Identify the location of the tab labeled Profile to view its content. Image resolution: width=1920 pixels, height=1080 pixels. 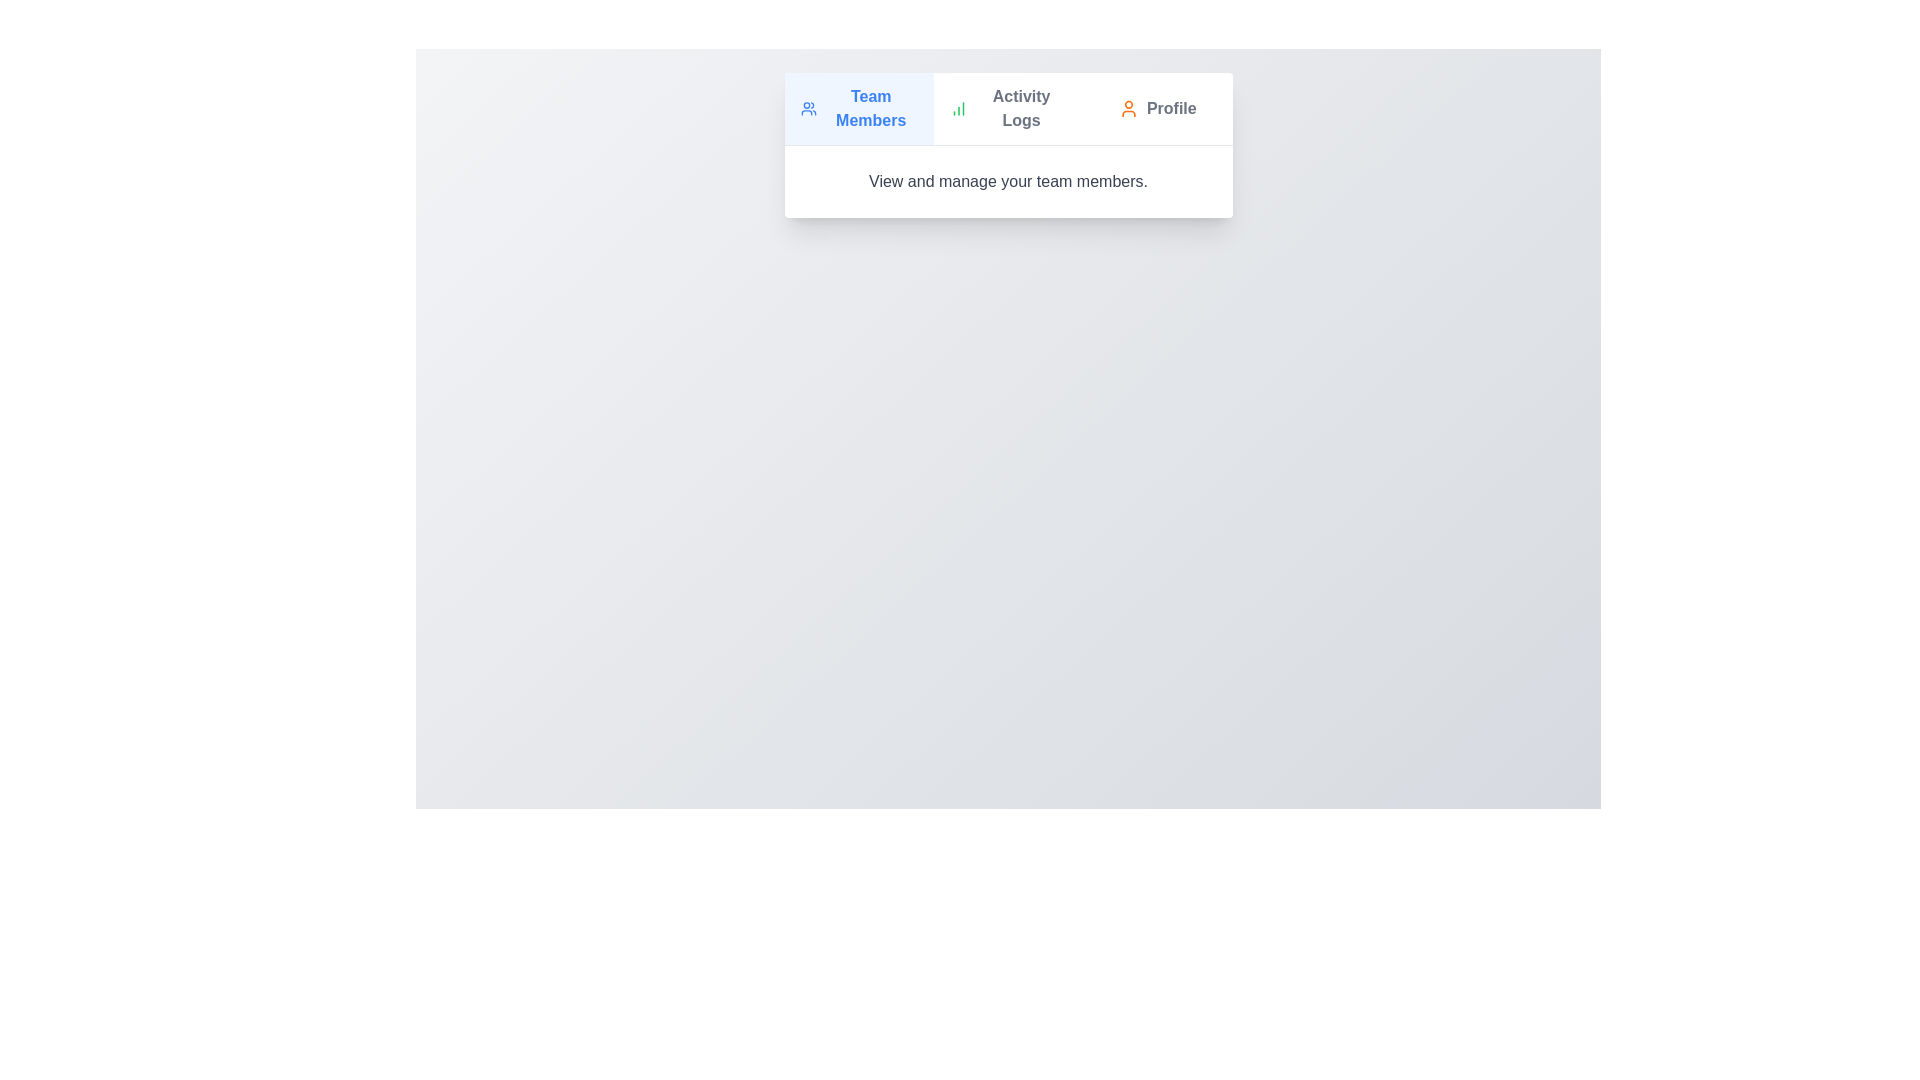
(1156, 108).